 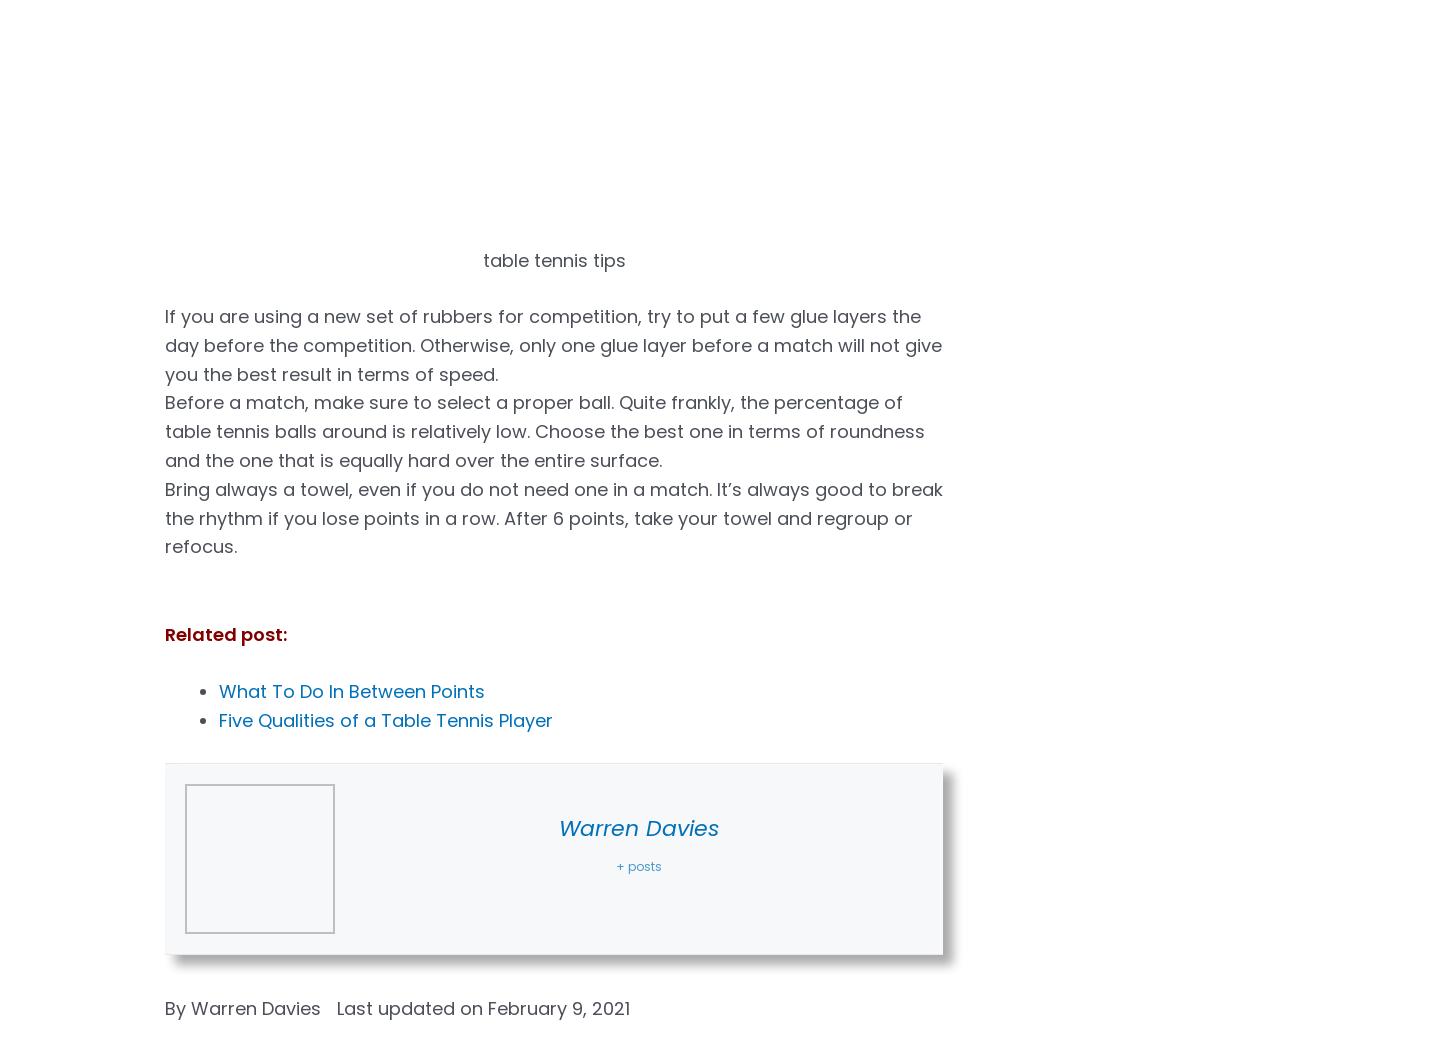 I want to click on 'table tennis tips', so click(x=553, y=259).